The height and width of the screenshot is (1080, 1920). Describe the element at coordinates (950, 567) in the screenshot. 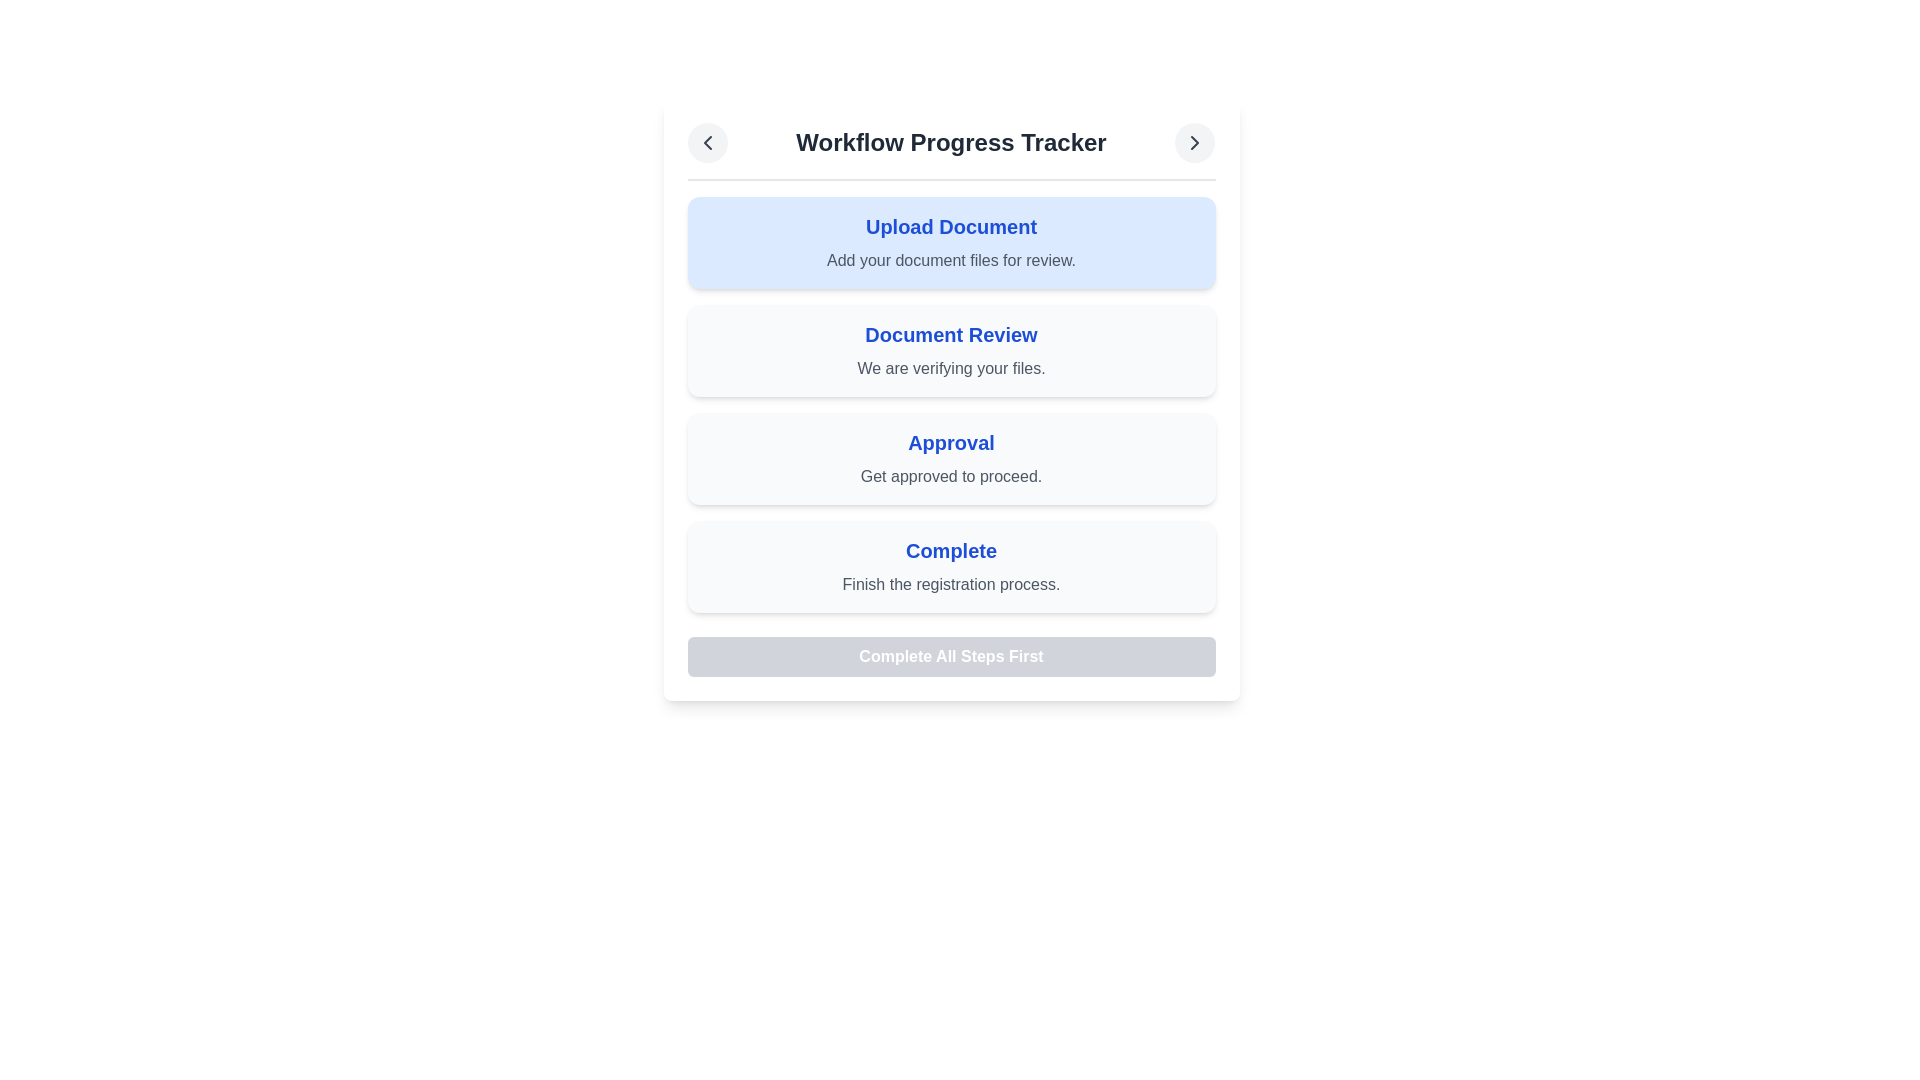

I see `the Informational card that contains the text 'Complete' in bold blue font and 'Finish the registration process' in regular gray font, which is positioned above the 'Complete All Steps First' button` at that location.